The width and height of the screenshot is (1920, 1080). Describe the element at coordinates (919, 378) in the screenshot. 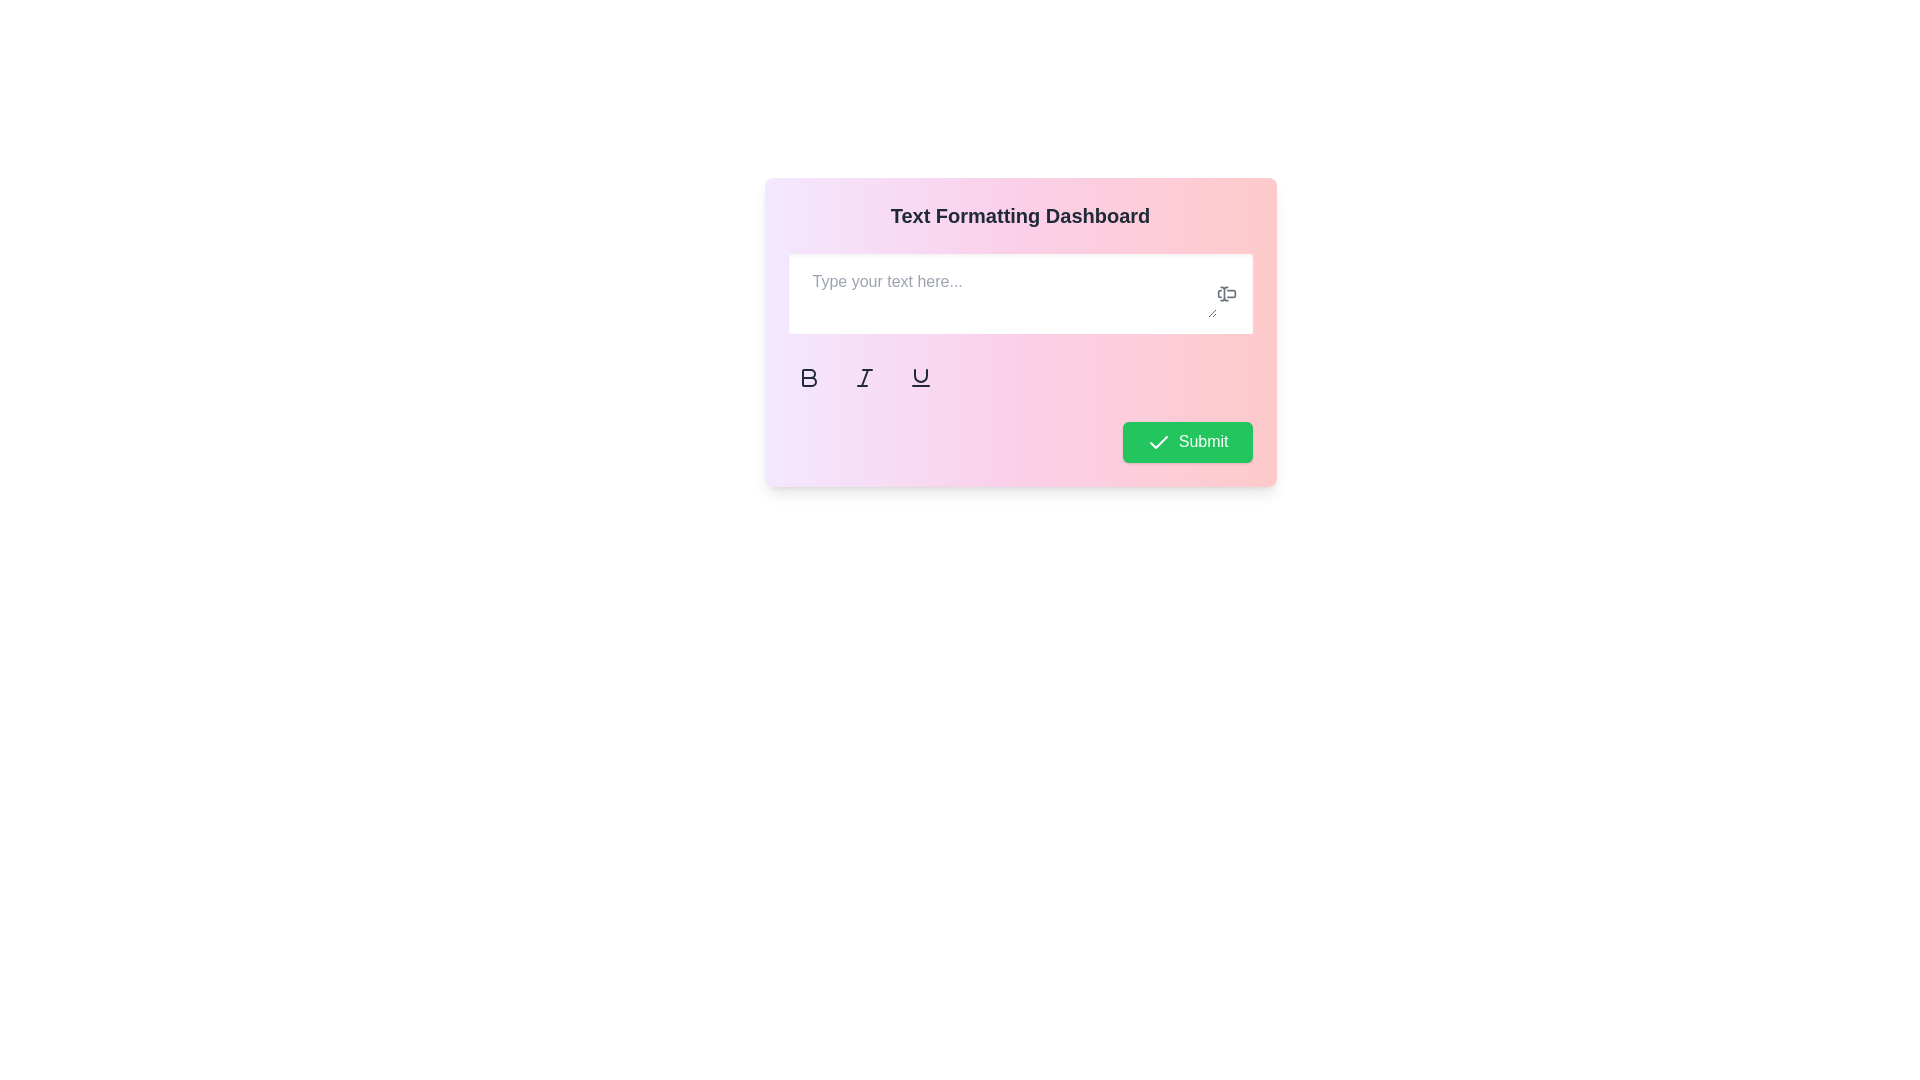

I see `the underline formatting icon button located third from the left in the row of text formatting icons` at that location.